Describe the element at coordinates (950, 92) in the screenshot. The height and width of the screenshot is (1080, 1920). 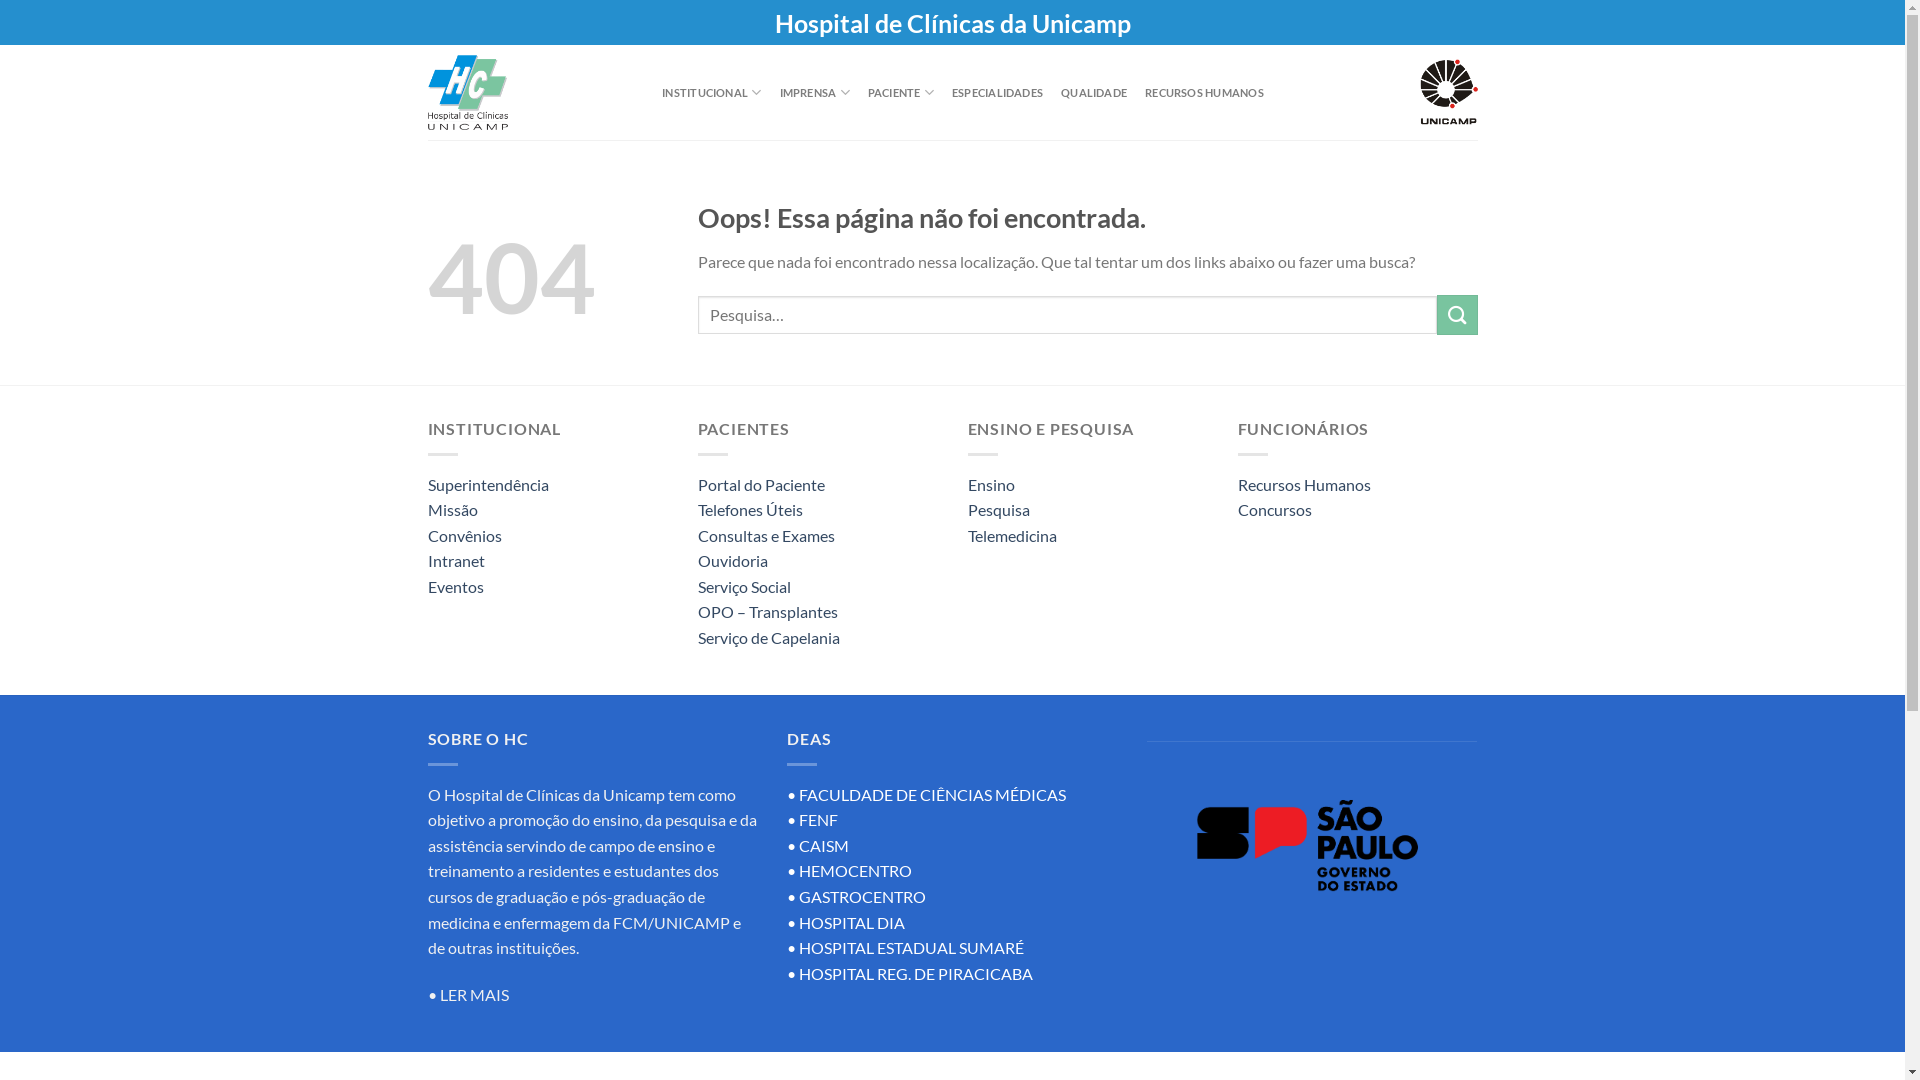
I see `'ESPECIALIDADES'` at that location.